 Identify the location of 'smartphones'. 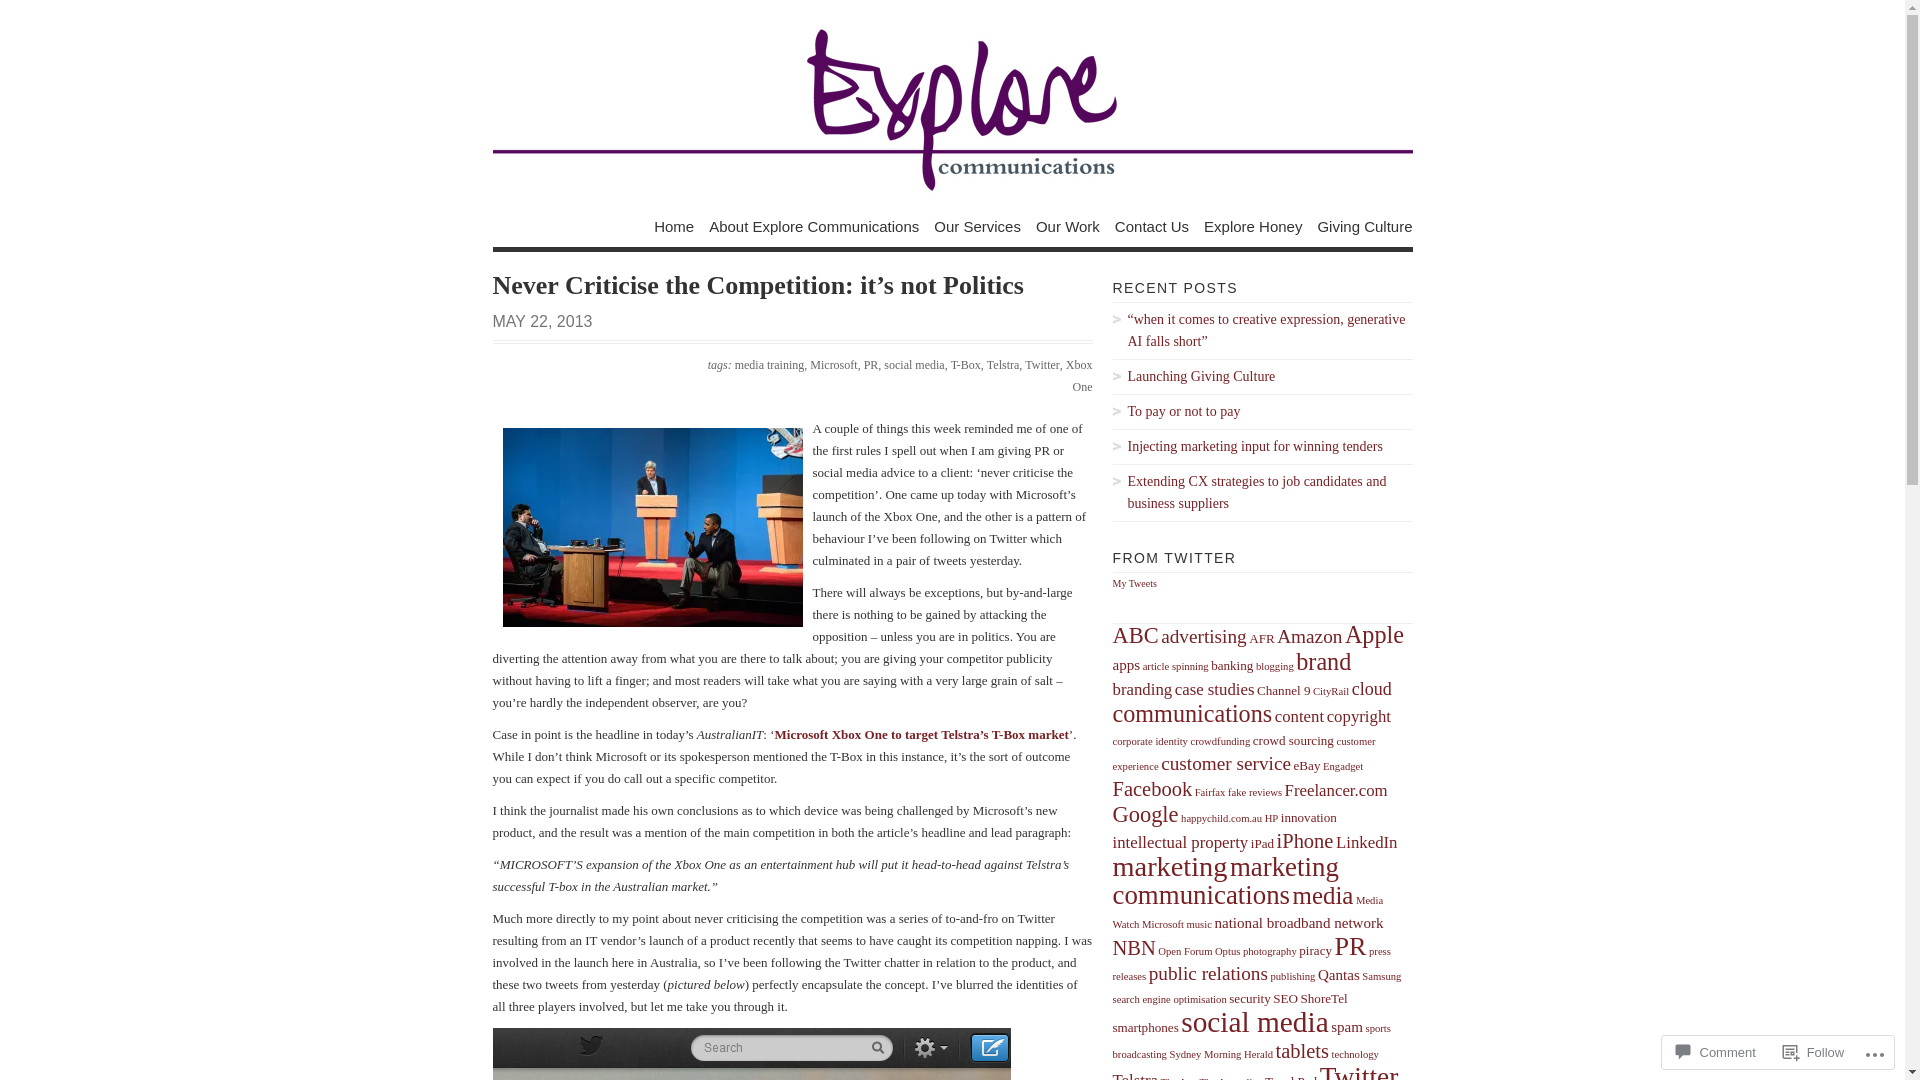
(1145, 1027).